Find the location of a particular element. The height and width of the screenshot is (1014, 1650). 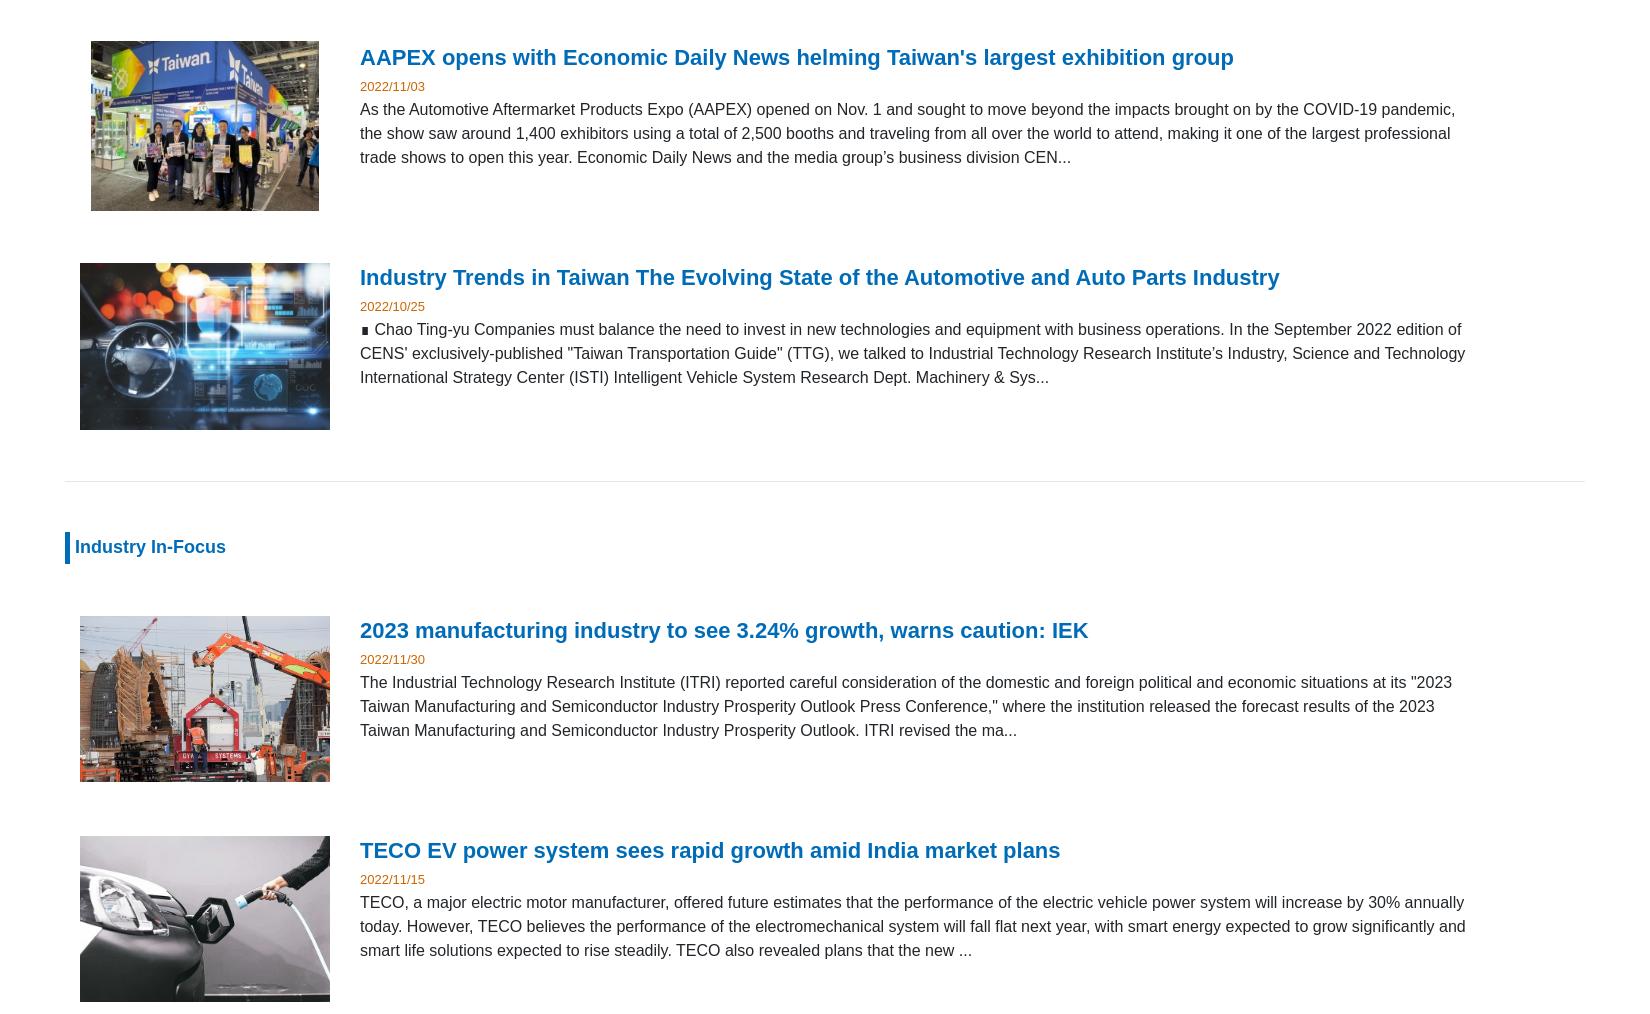

'Industry In-Focus' is located at coordinates (150, 545).